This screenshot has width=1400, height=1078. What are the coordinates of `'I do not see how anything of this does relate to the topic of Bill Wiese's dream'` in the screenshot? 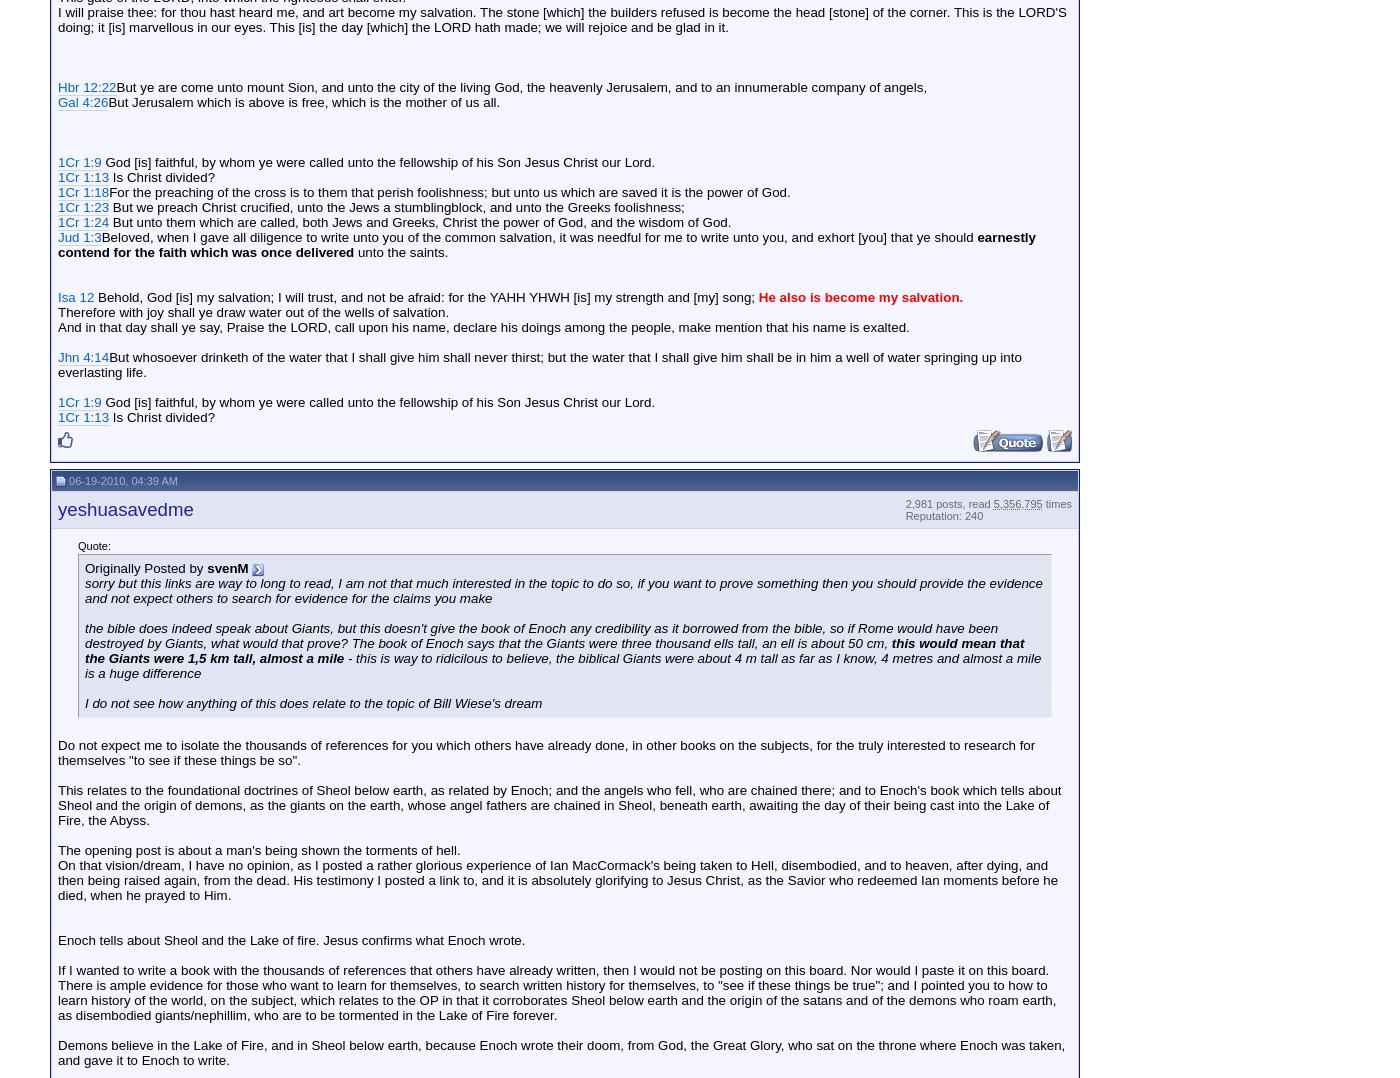 It's located at (313, 702).